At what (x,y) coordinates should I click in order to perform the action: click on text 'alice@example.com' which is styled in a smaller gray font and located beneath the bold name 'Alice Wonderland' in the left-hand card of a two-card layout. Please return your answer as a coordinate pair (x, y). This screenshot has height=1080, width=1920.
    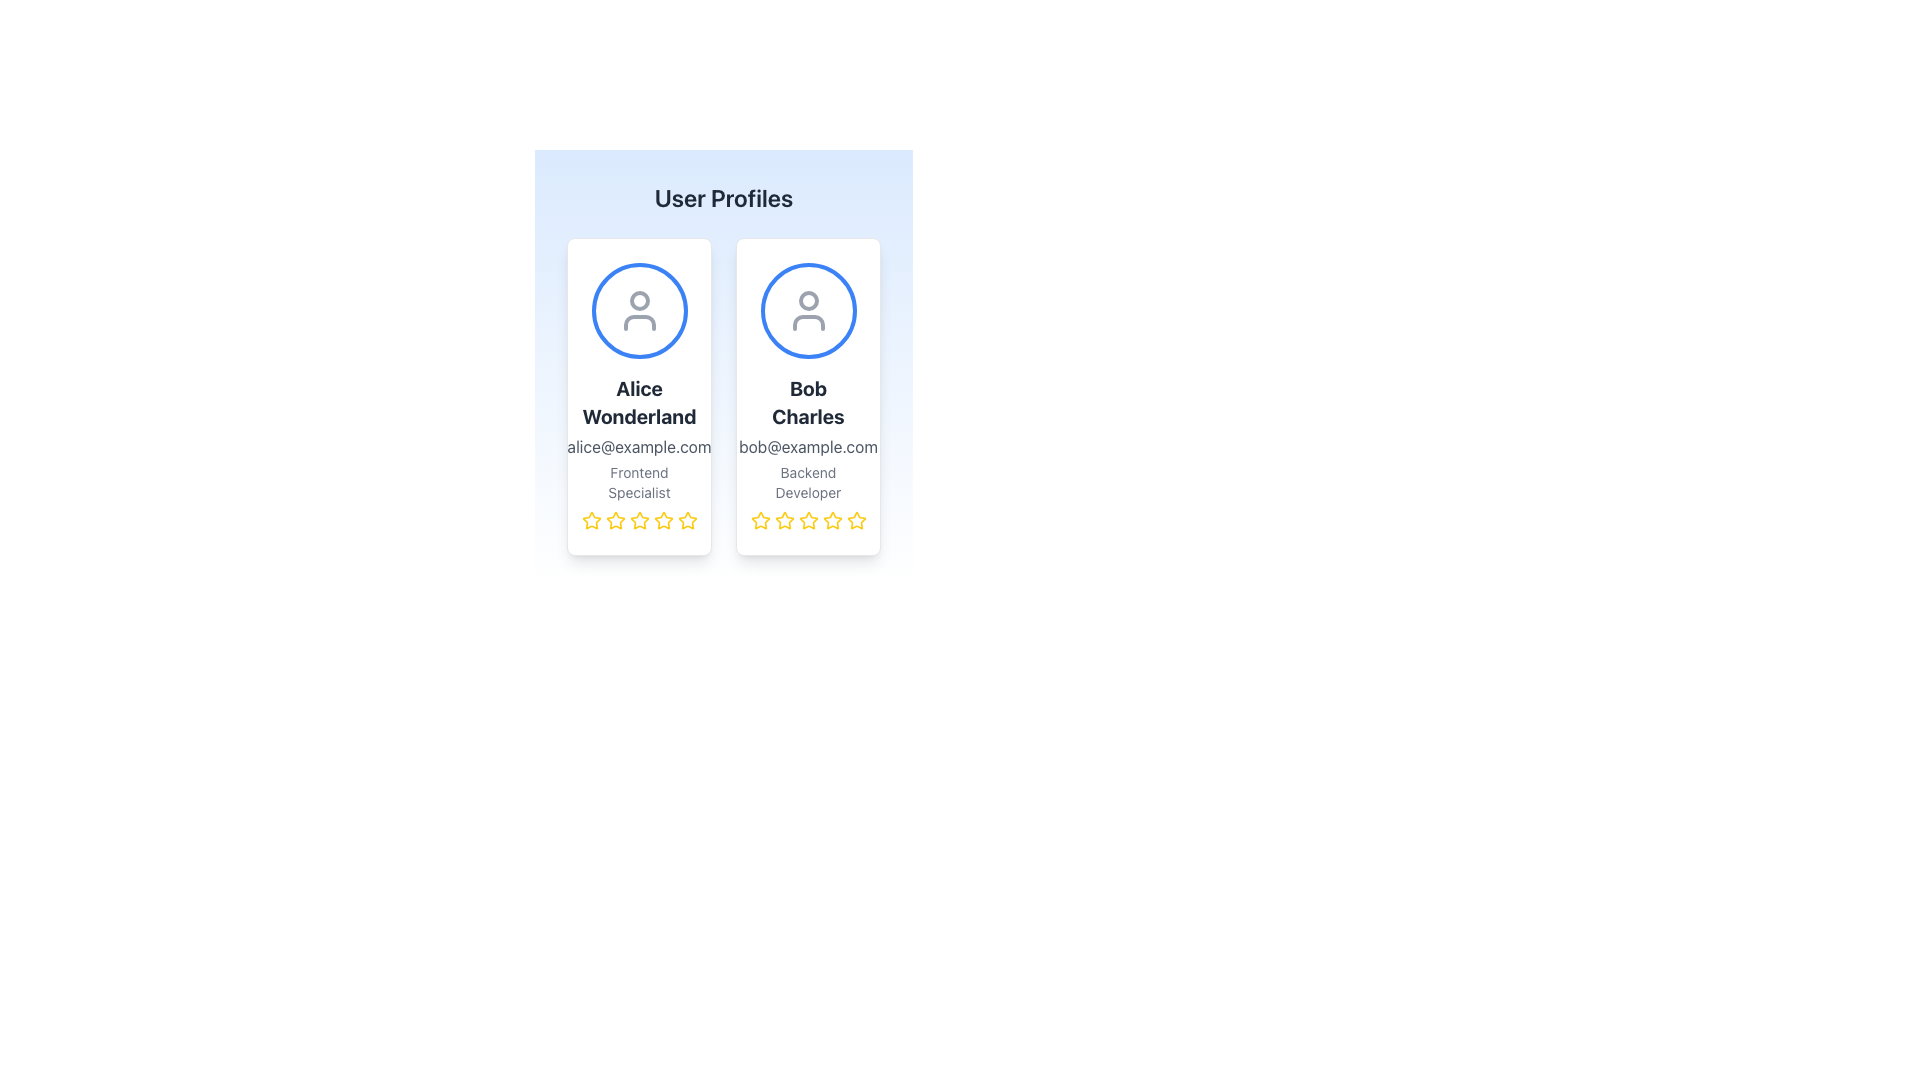
    Looking at the image, I should click on (638, 446).